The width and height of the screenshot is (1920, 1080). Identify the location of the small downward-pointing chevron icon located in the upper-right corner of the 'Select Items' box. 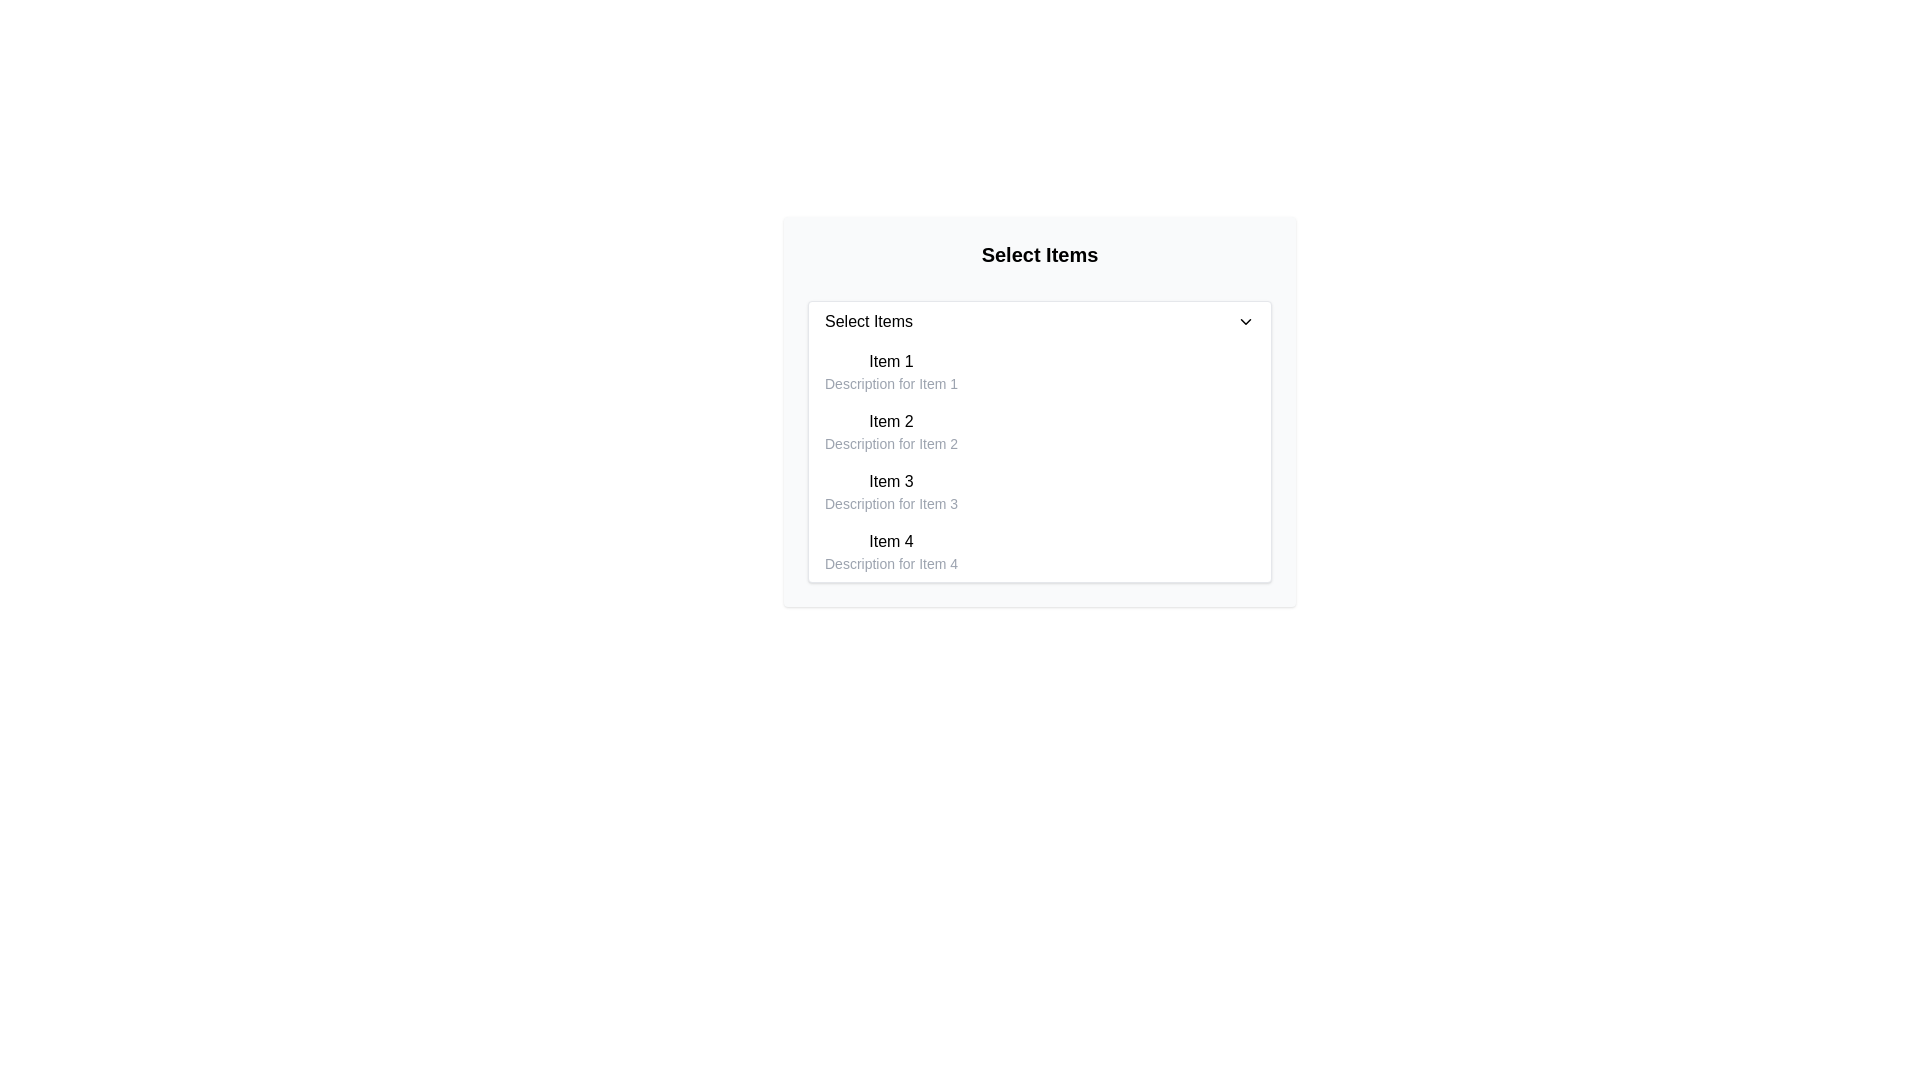
(1245, 320).